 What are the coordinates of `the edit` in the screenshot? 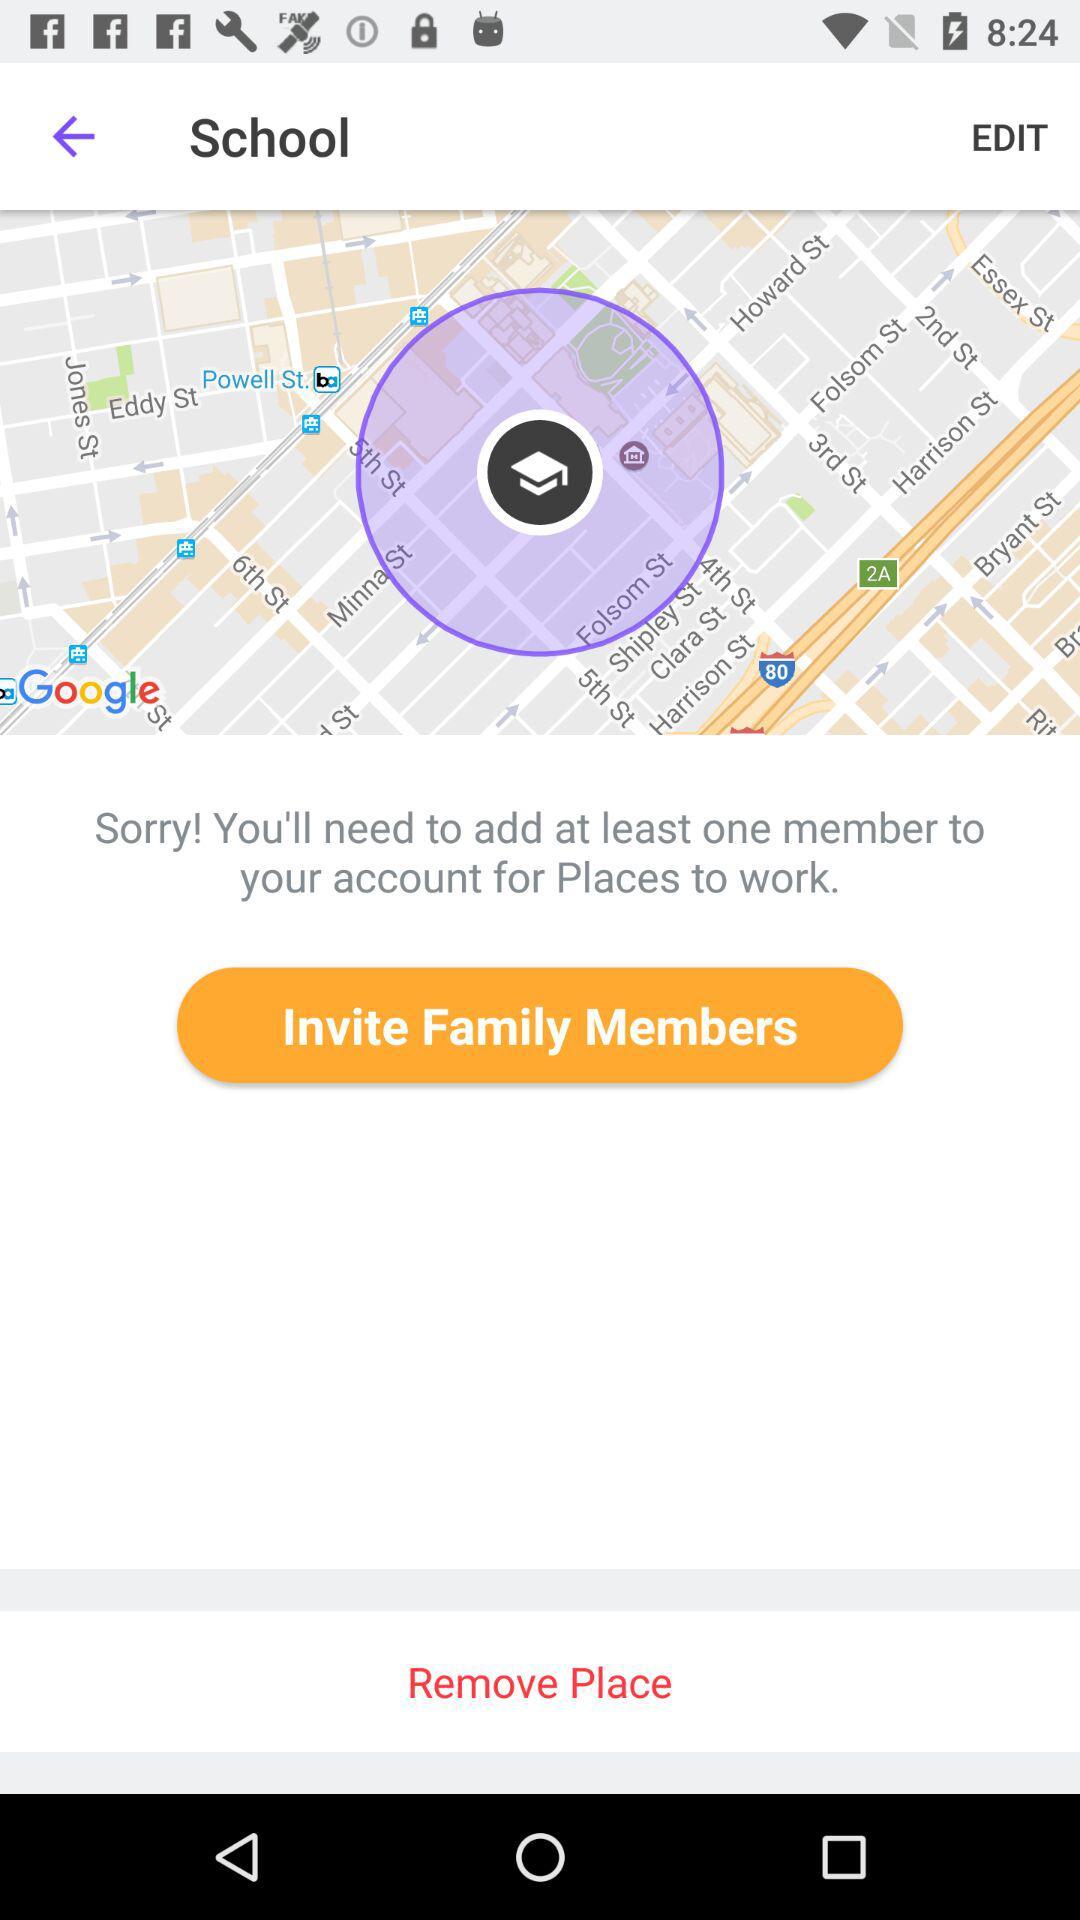 It's located at (1009, 135).